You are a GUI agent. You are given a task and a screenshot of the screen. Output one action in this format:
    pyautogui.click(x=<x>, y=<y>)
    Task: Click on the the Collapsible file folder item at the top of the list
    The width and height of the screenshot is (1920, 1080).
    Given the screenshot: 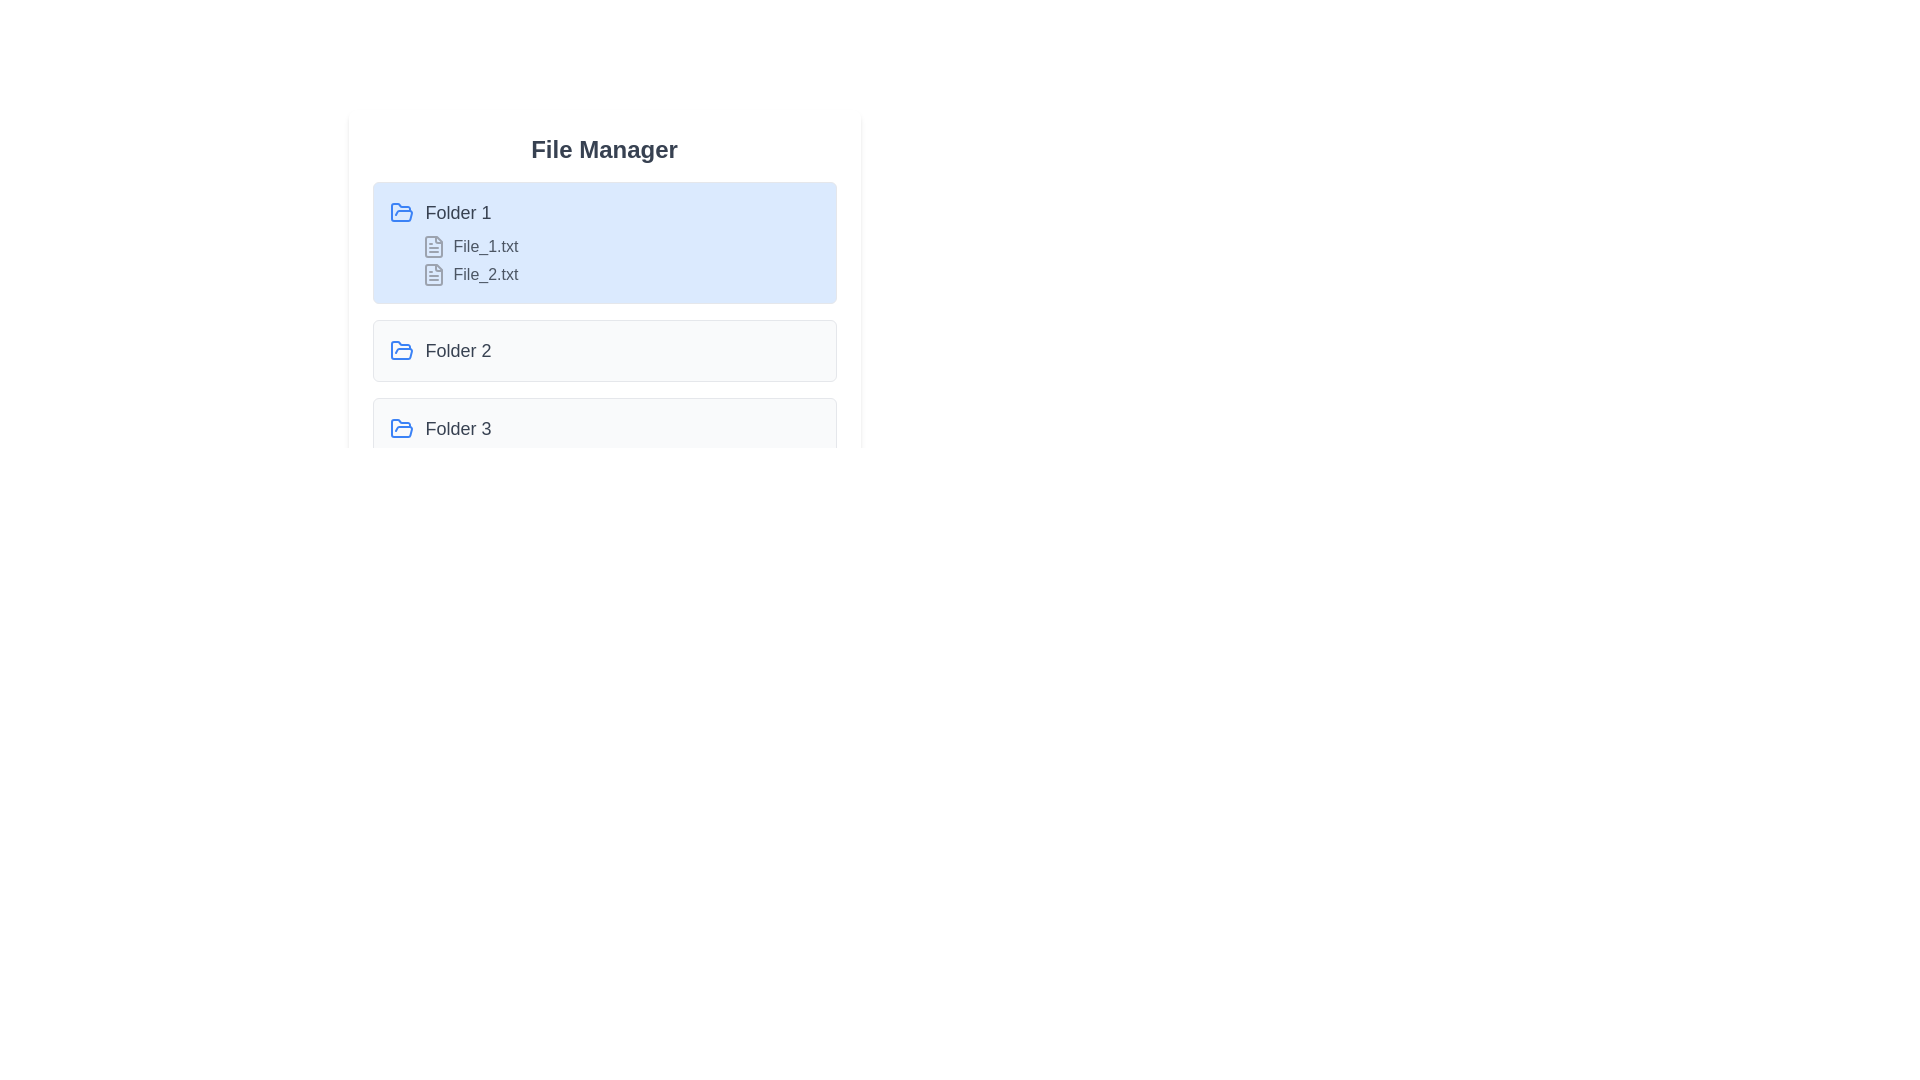 What is the action you would take?
    pyautogui.click(x=603, y=242)
    